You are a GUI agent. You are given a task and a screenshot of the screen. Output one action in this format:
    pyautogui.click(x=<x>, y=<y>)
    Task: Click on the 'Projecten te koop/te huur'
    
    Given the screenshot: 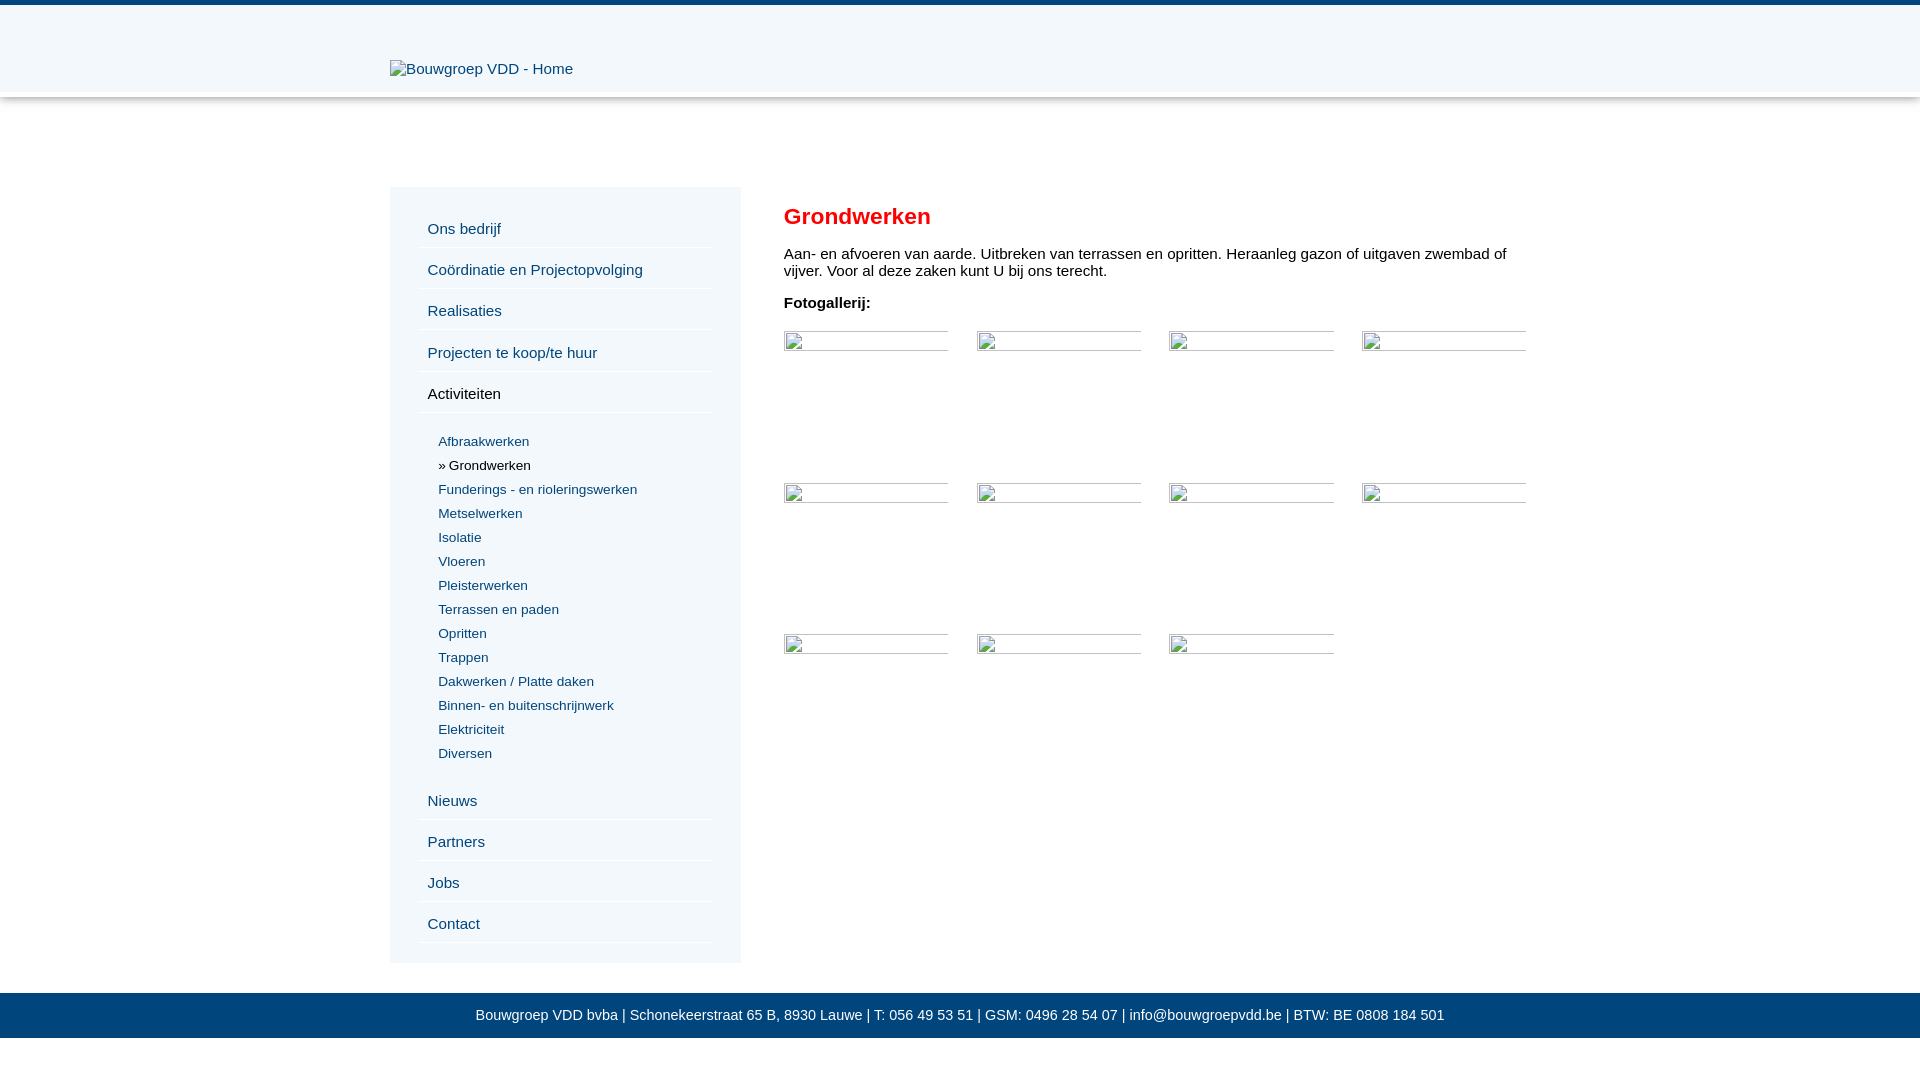 What is the action you would take?
    pyautogui.click(x=416, y=352)
    